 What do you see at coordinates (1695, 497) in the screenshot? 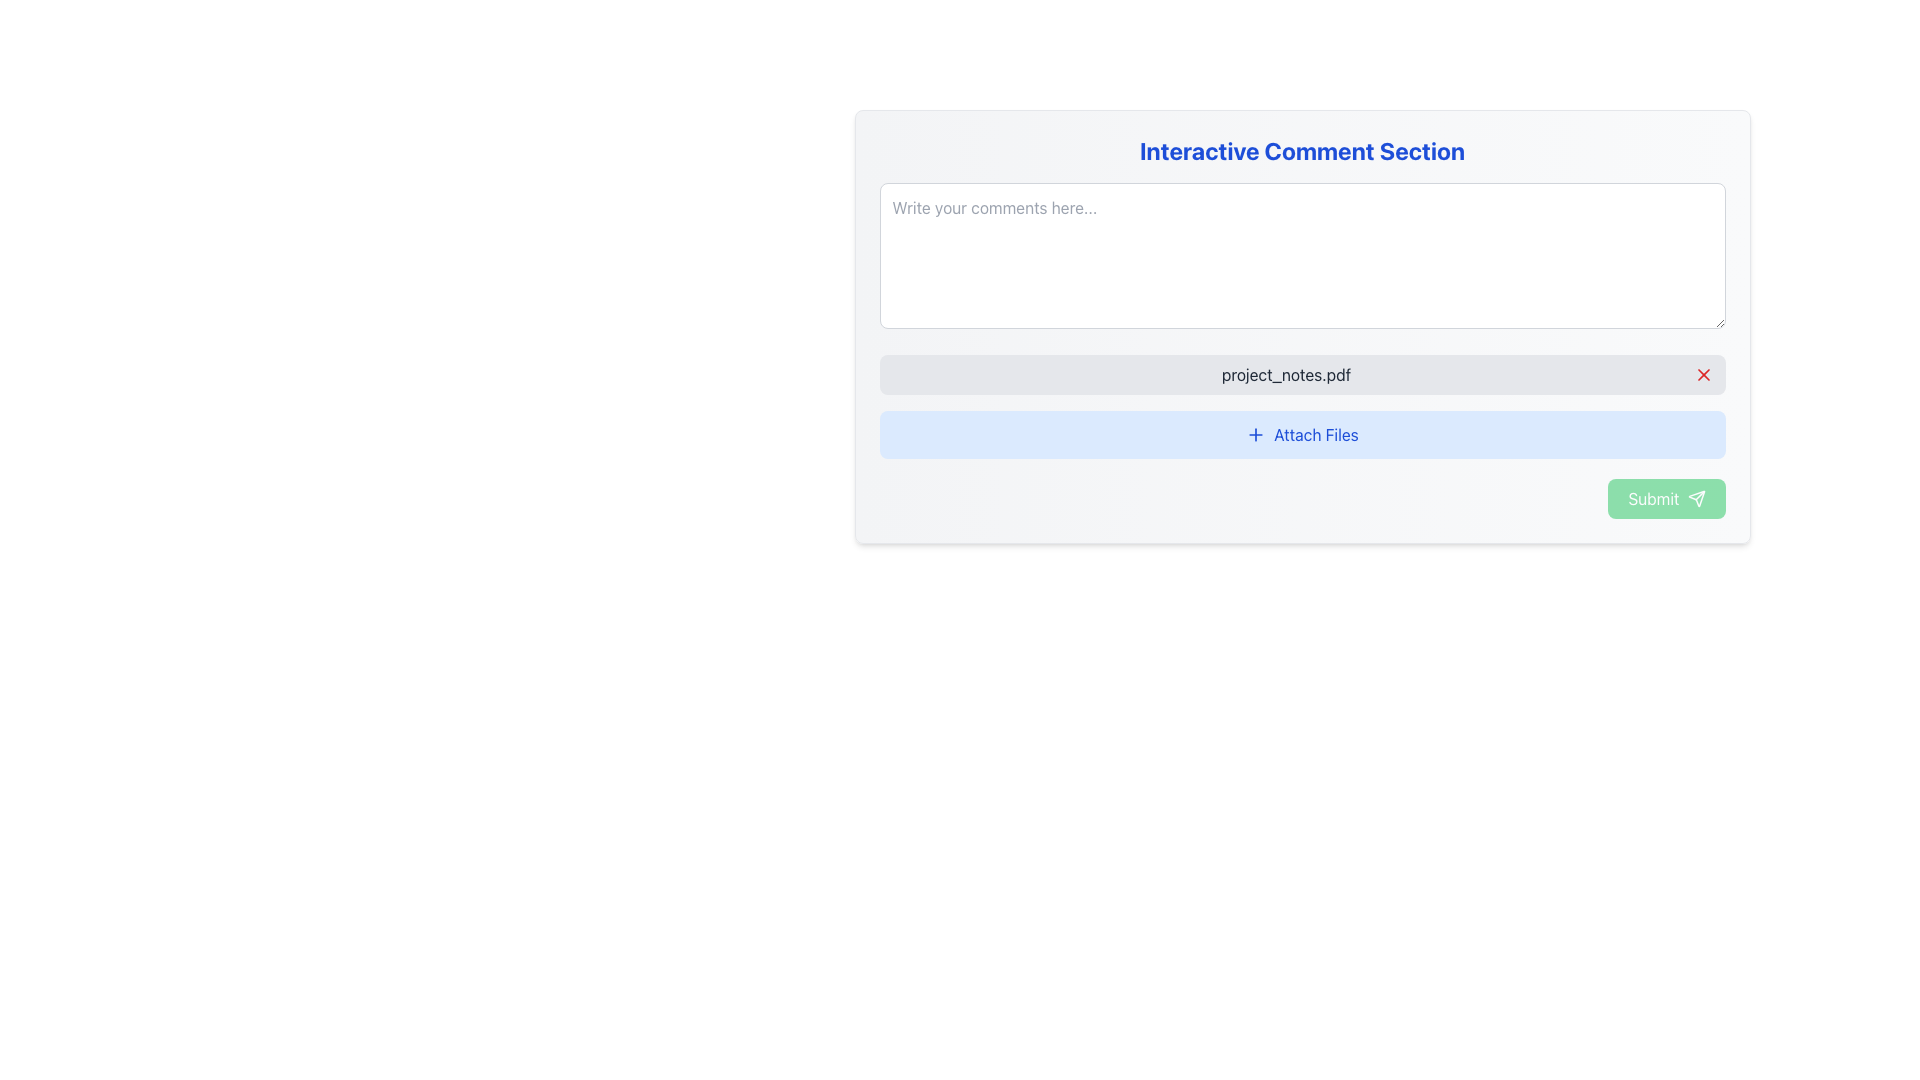
I see `the paper airplane icon within the 'Submit' button` at bounding box center [1695, 497].